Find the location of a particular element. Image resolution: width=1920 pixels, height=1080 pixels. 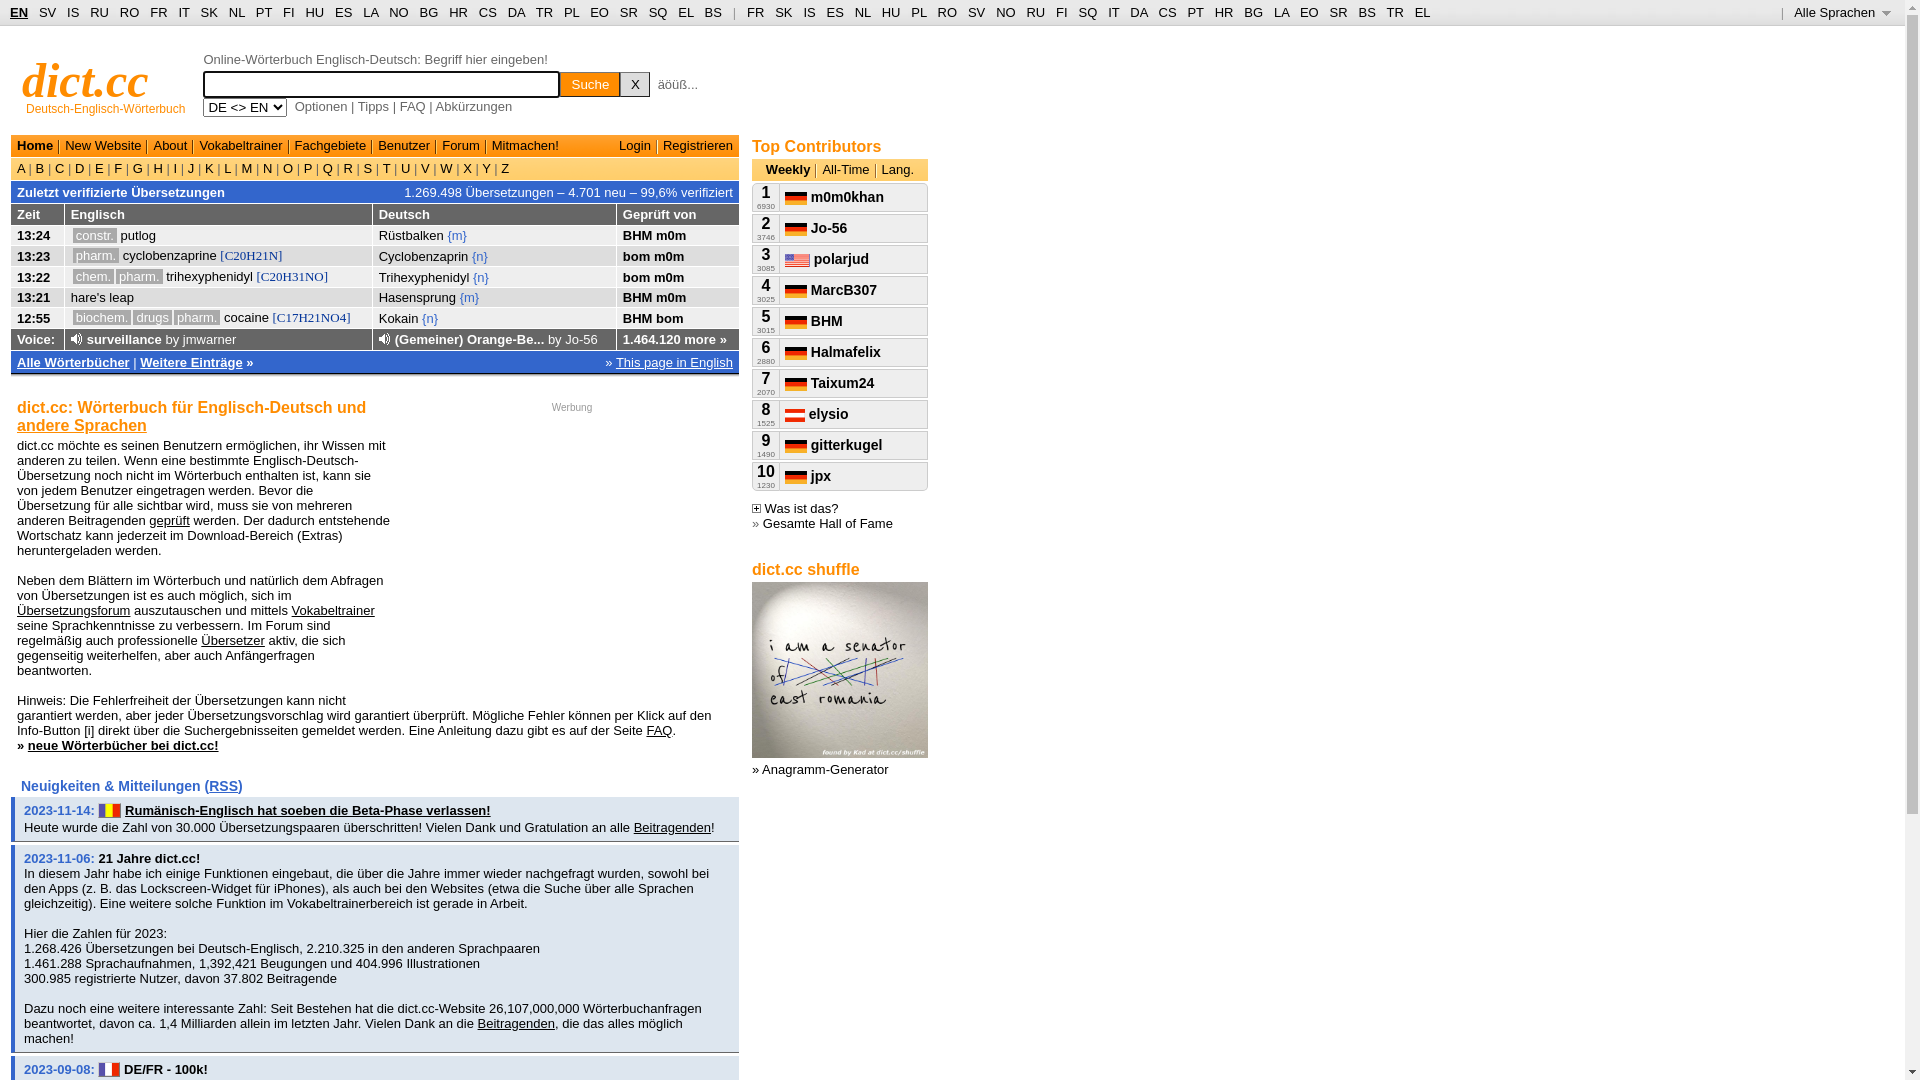

'cocaine [C17H21NO4]' is located at coordinates (224, 316).